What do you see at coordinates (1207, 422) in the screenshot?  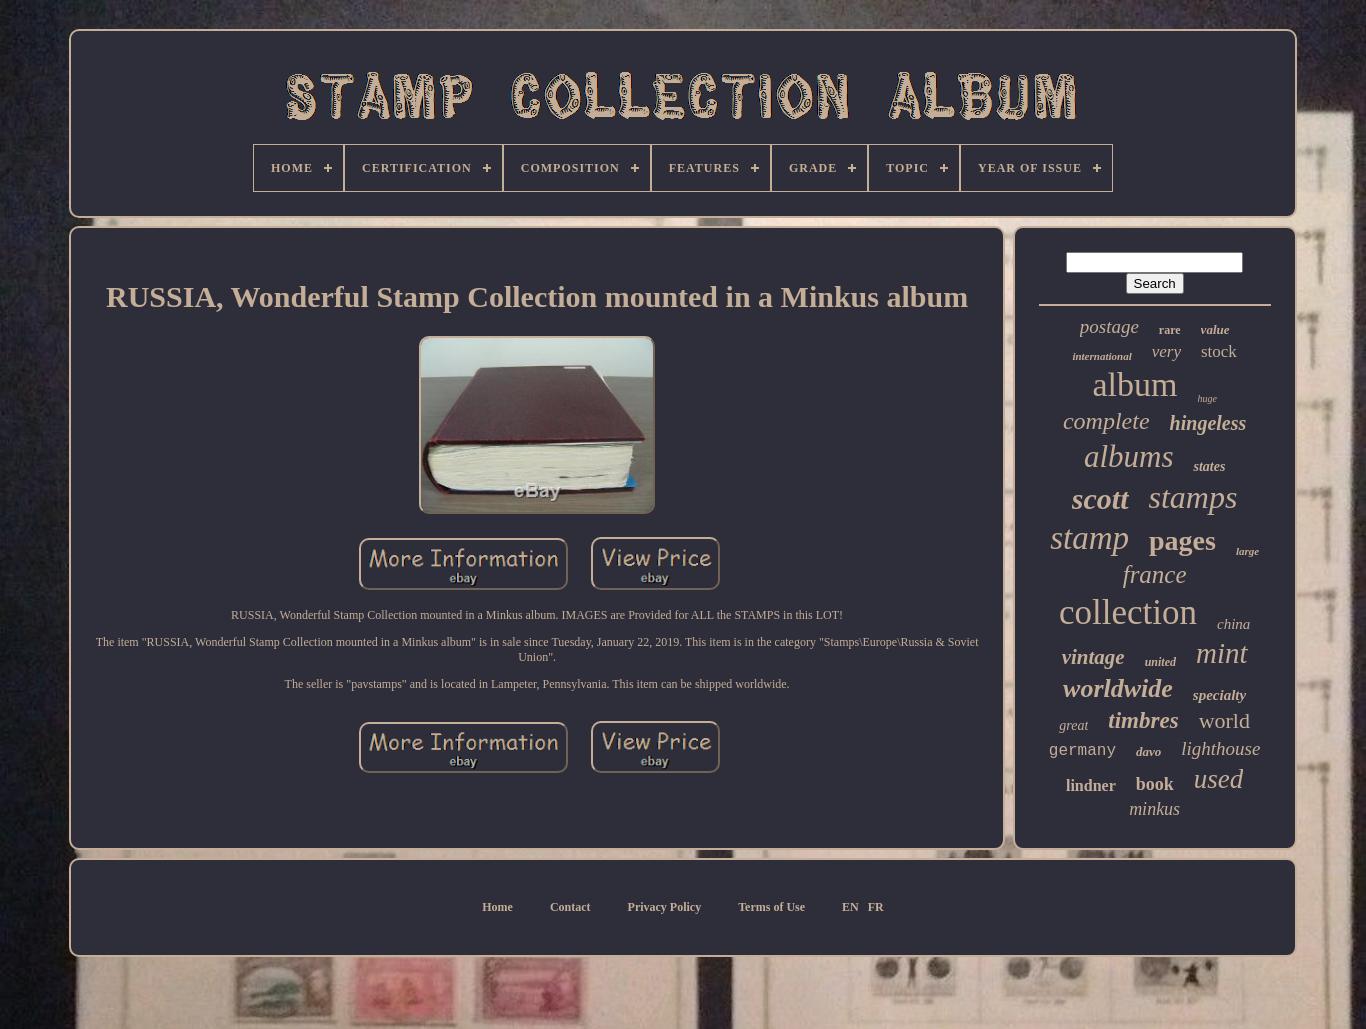 I see `'hingeless'` at bounding box center [1207, 422].